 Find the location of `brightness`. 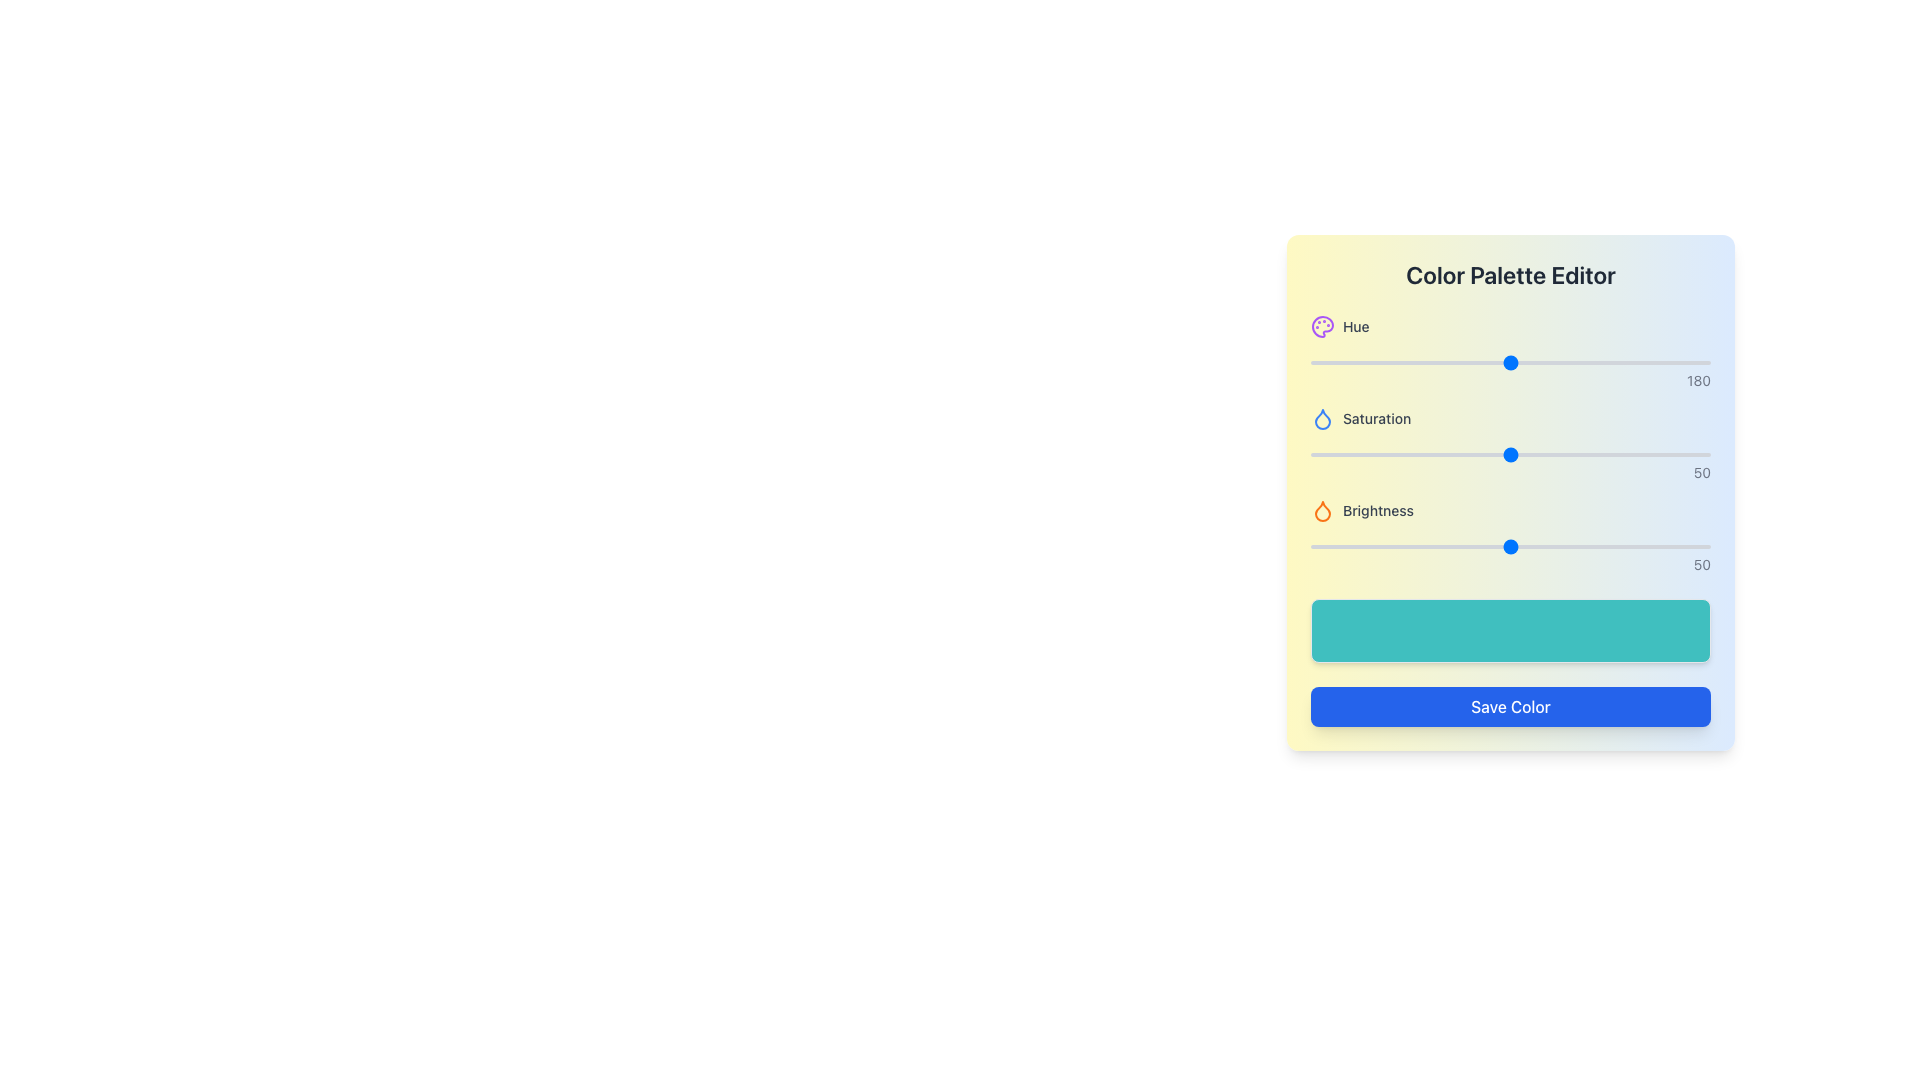

brightness is located at coordinates (1429, 547).